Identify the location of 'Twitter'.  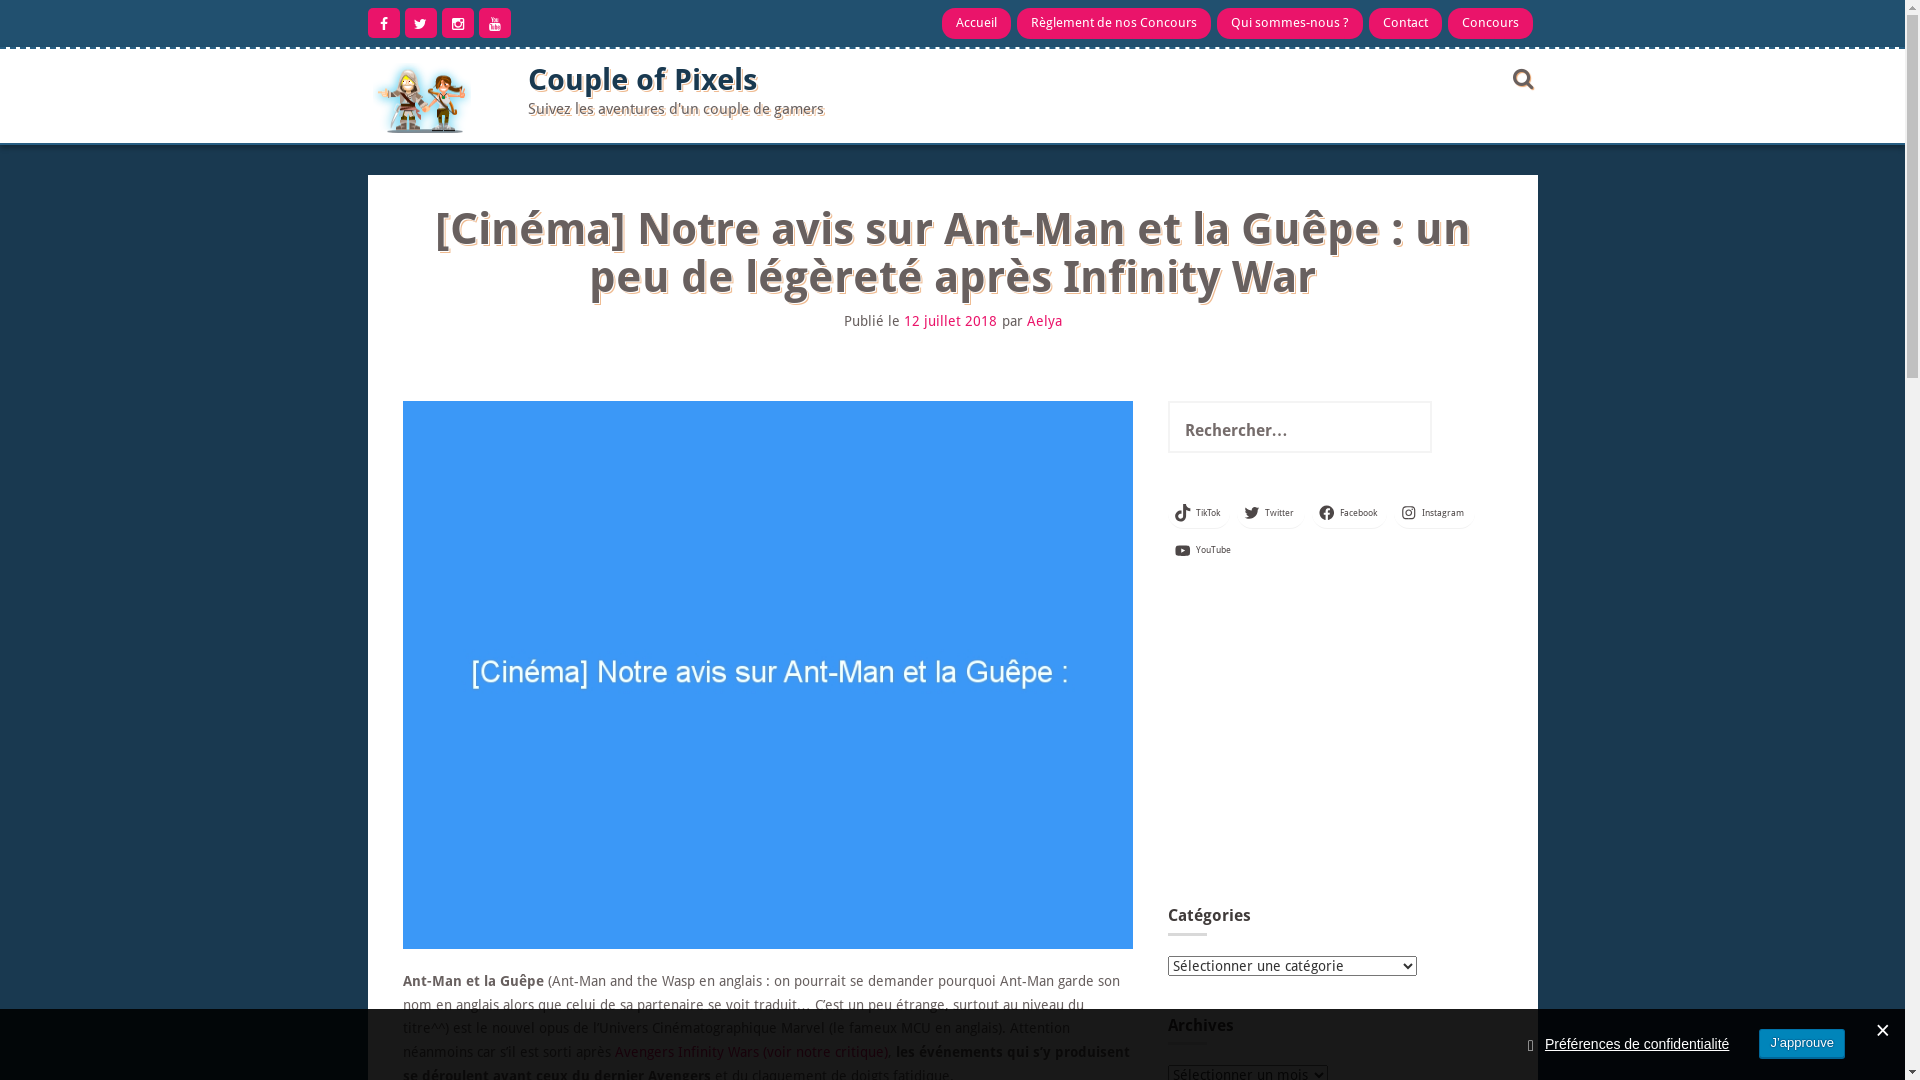
(1270, 512).